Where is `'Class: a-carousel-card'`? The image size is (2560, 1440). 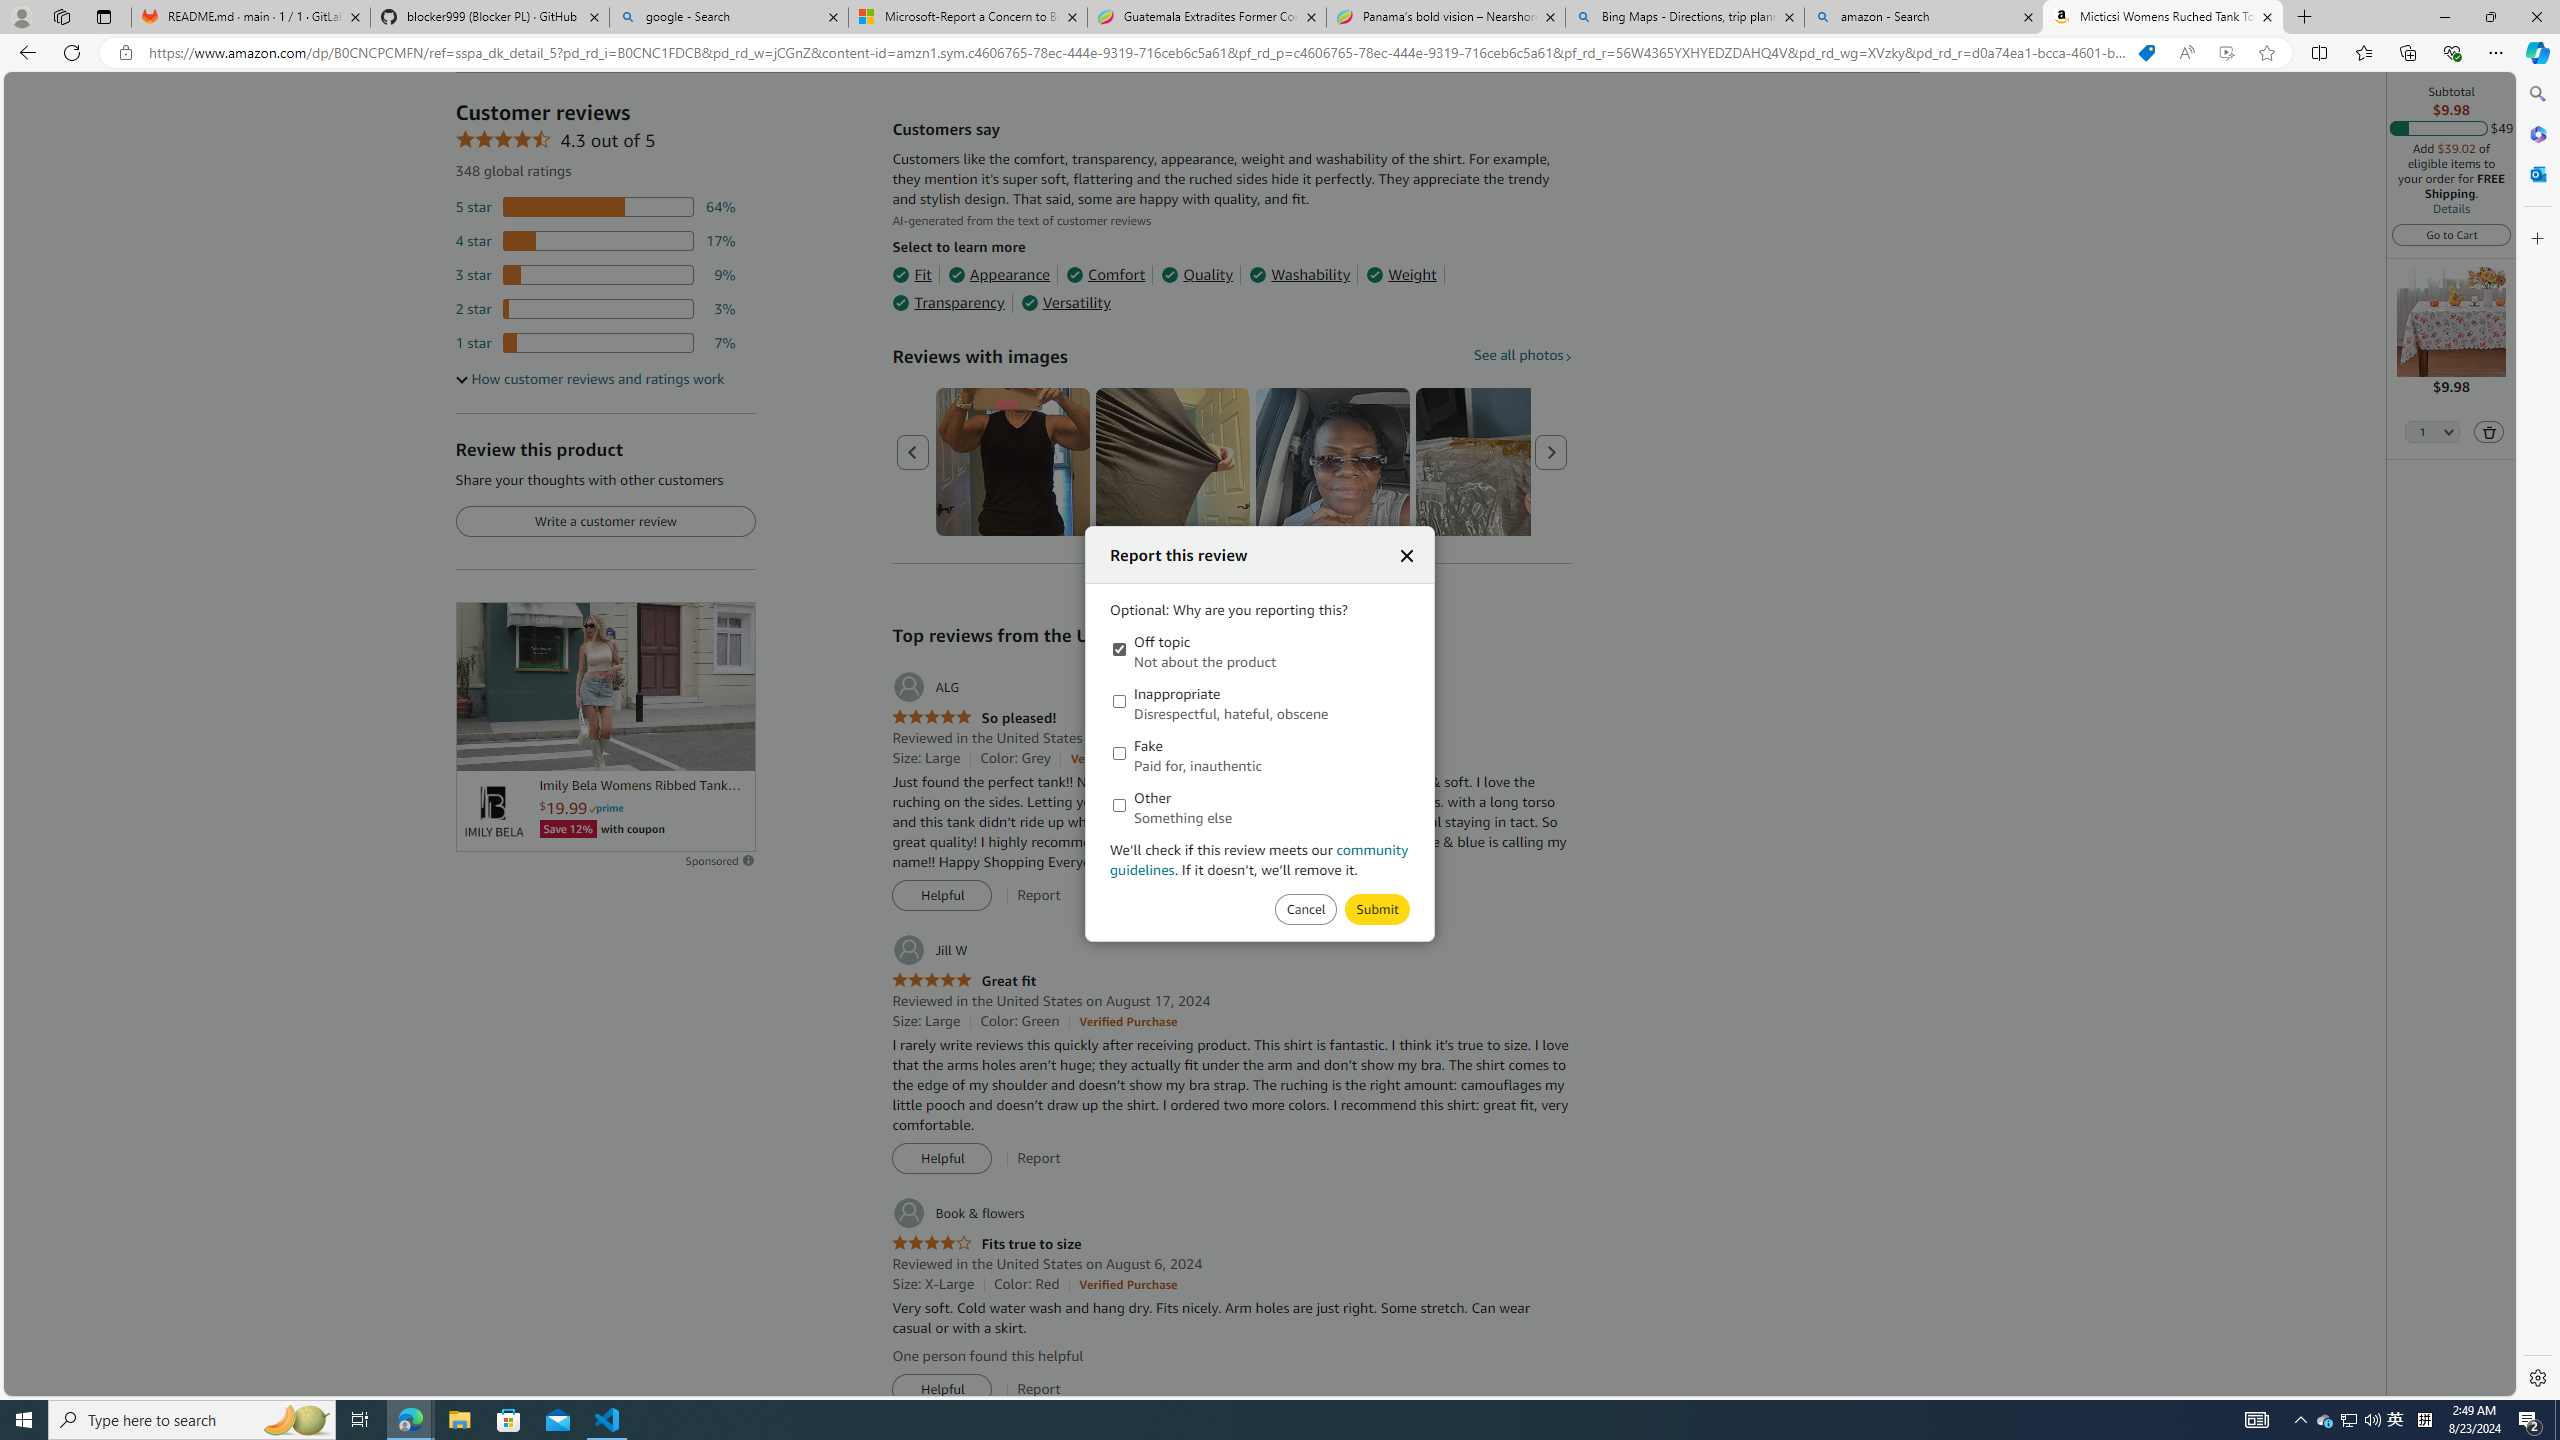 'Class: a-carousel-card' is located at coordinates (1332, 462).